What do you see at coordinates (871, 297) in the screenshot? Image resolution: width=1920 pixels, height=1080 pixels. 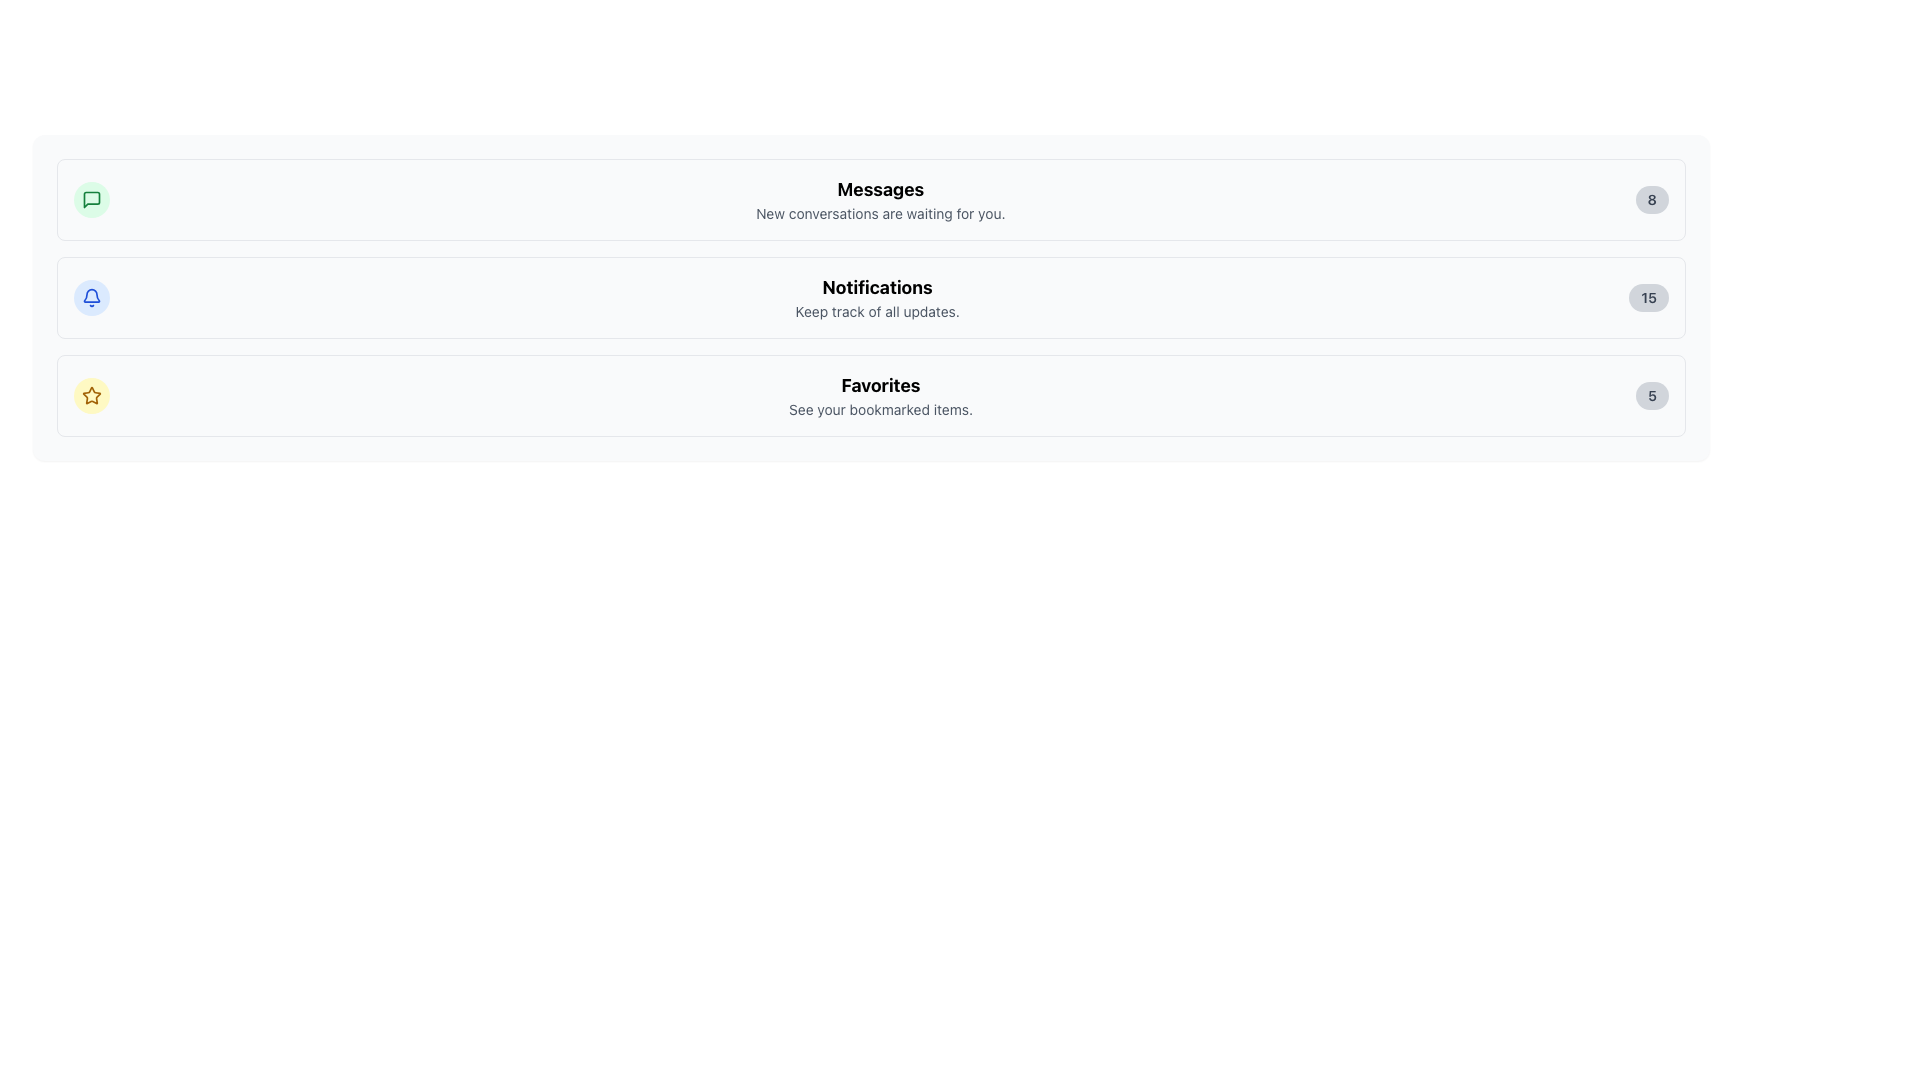 I see `the 'Notifications' interactive list card, which is the second card in a vertical list of three items` at bounding box center [871, 297].